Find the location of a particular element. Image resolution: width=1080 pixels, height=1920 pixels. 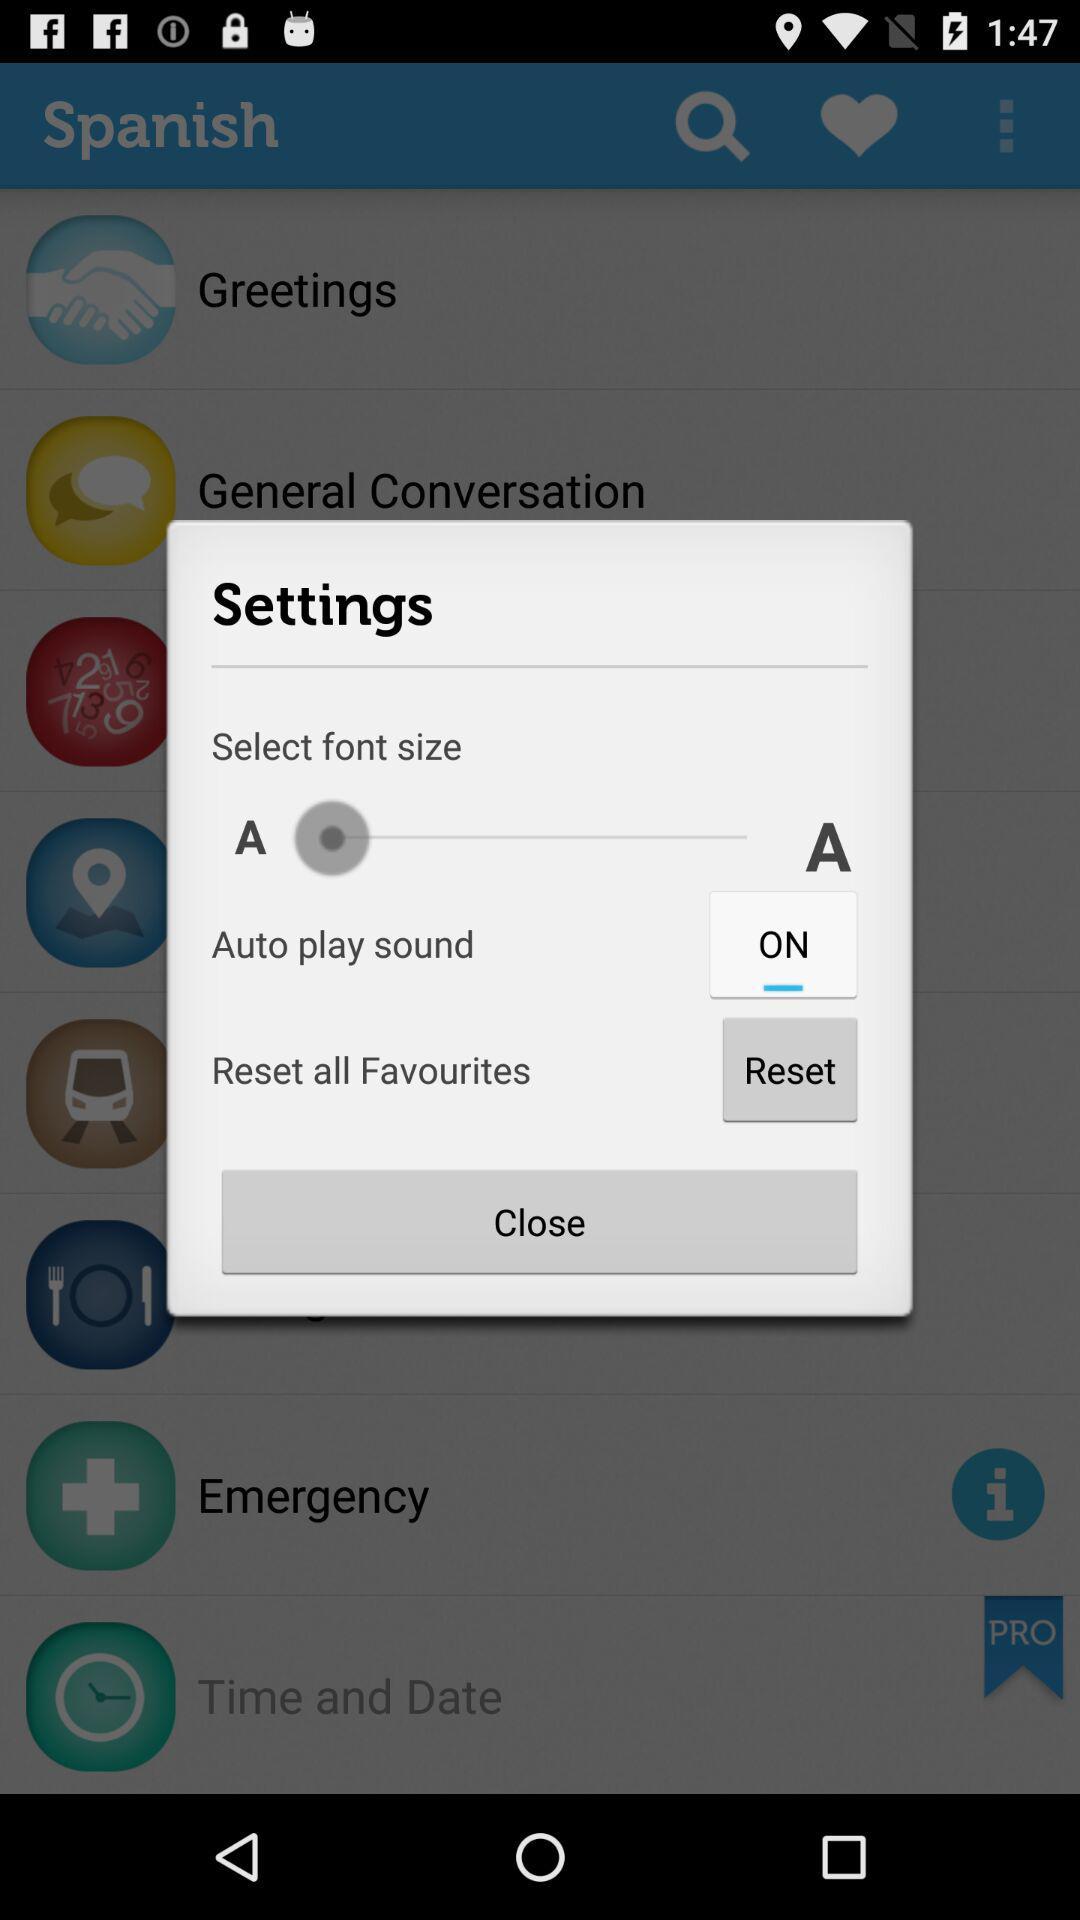

icon next to auto play sound is located at coordinates (782, 942).